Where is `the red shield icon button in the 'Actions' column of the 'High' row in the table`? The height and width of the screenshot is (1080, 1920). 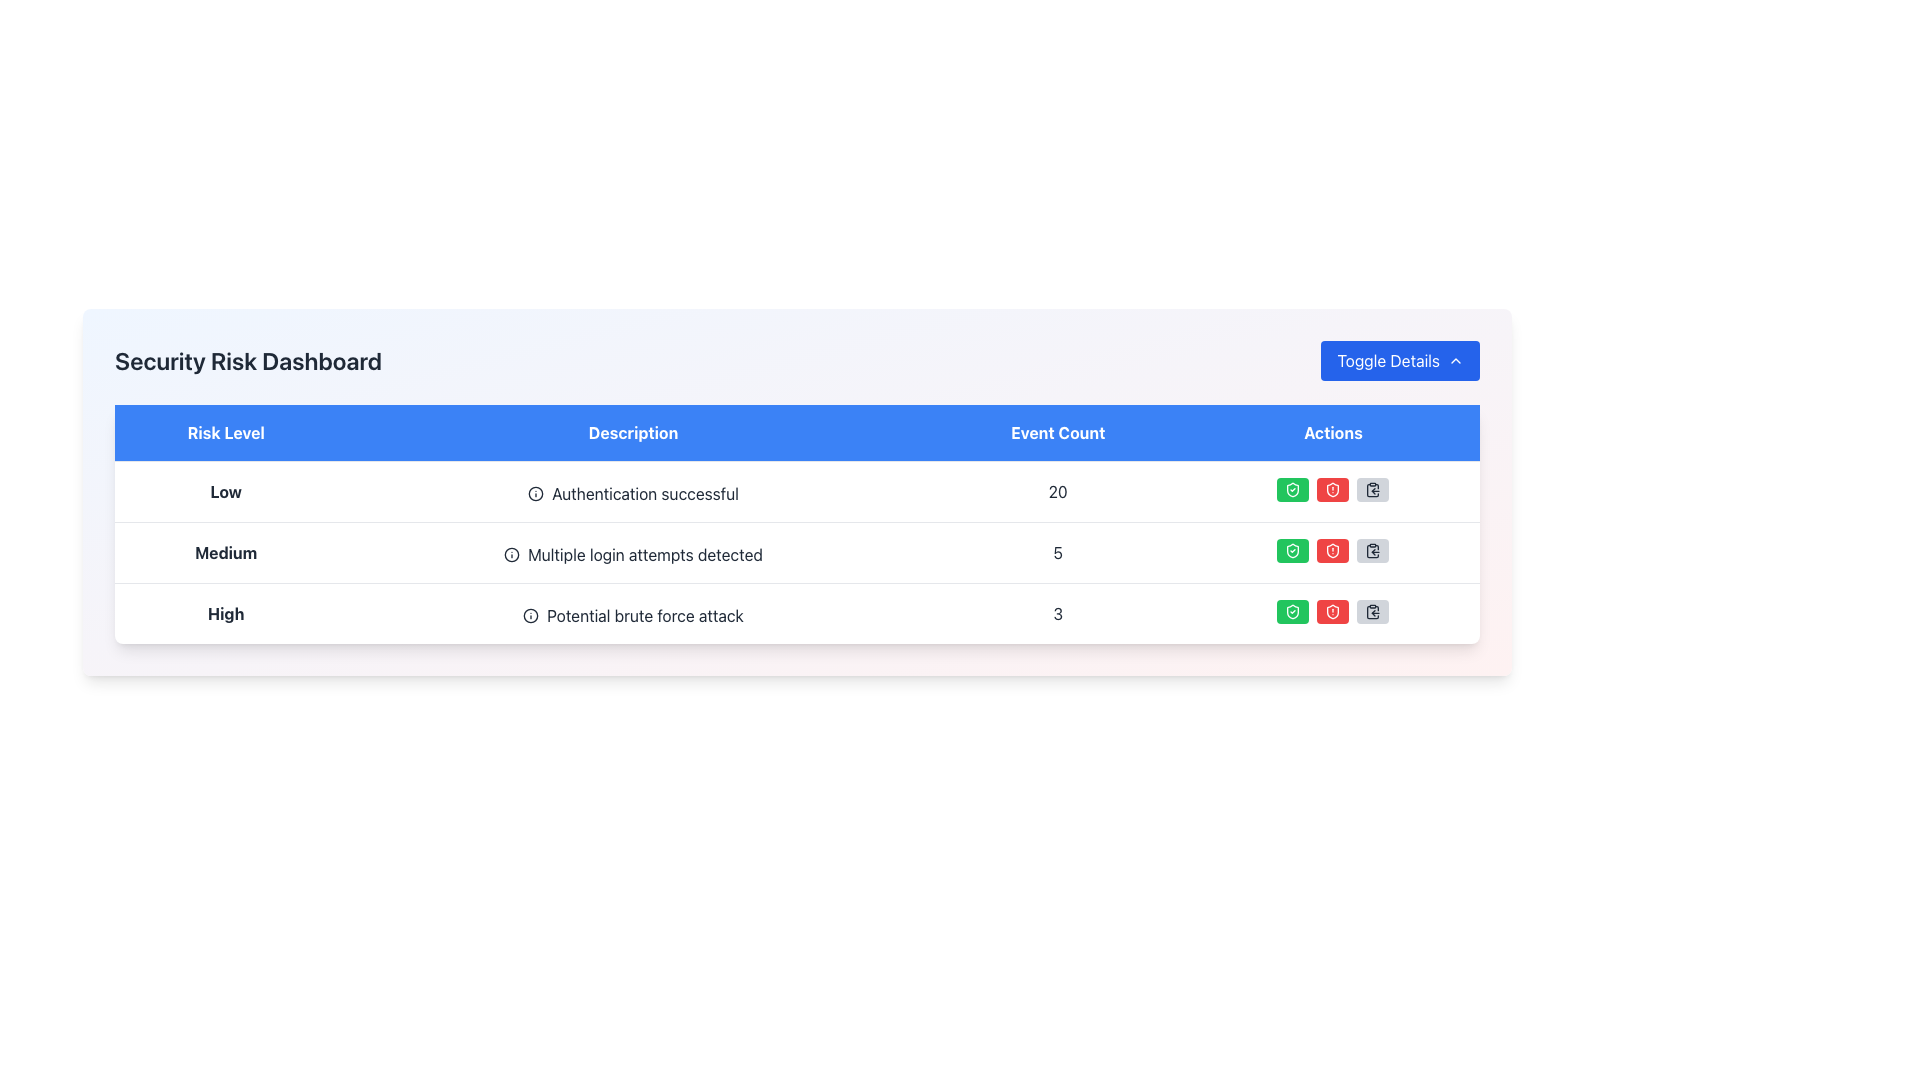 the red shield icon button in the 'Actions' column of the 'High' row in the table is located at coordinates (1333, 611).